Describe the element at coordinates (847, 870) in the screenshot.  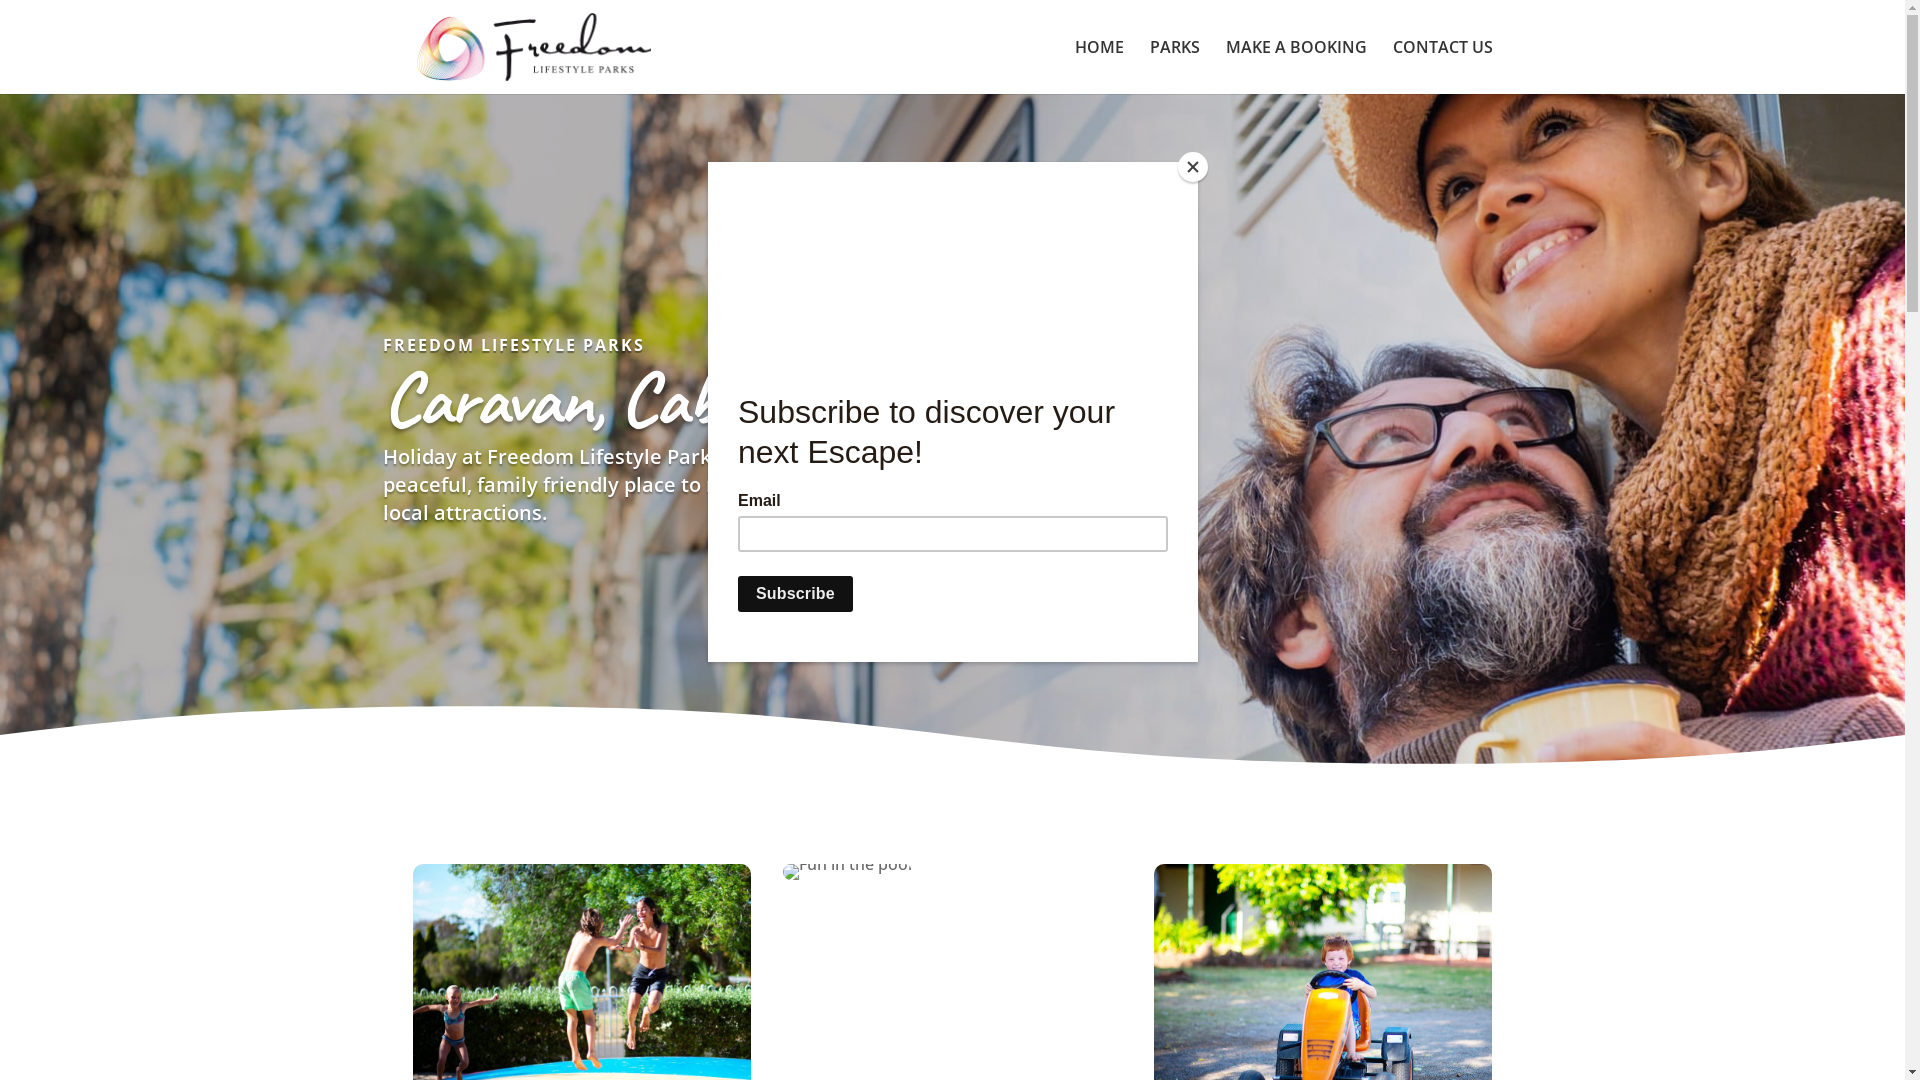
I see `'splash@2x'` at that location.